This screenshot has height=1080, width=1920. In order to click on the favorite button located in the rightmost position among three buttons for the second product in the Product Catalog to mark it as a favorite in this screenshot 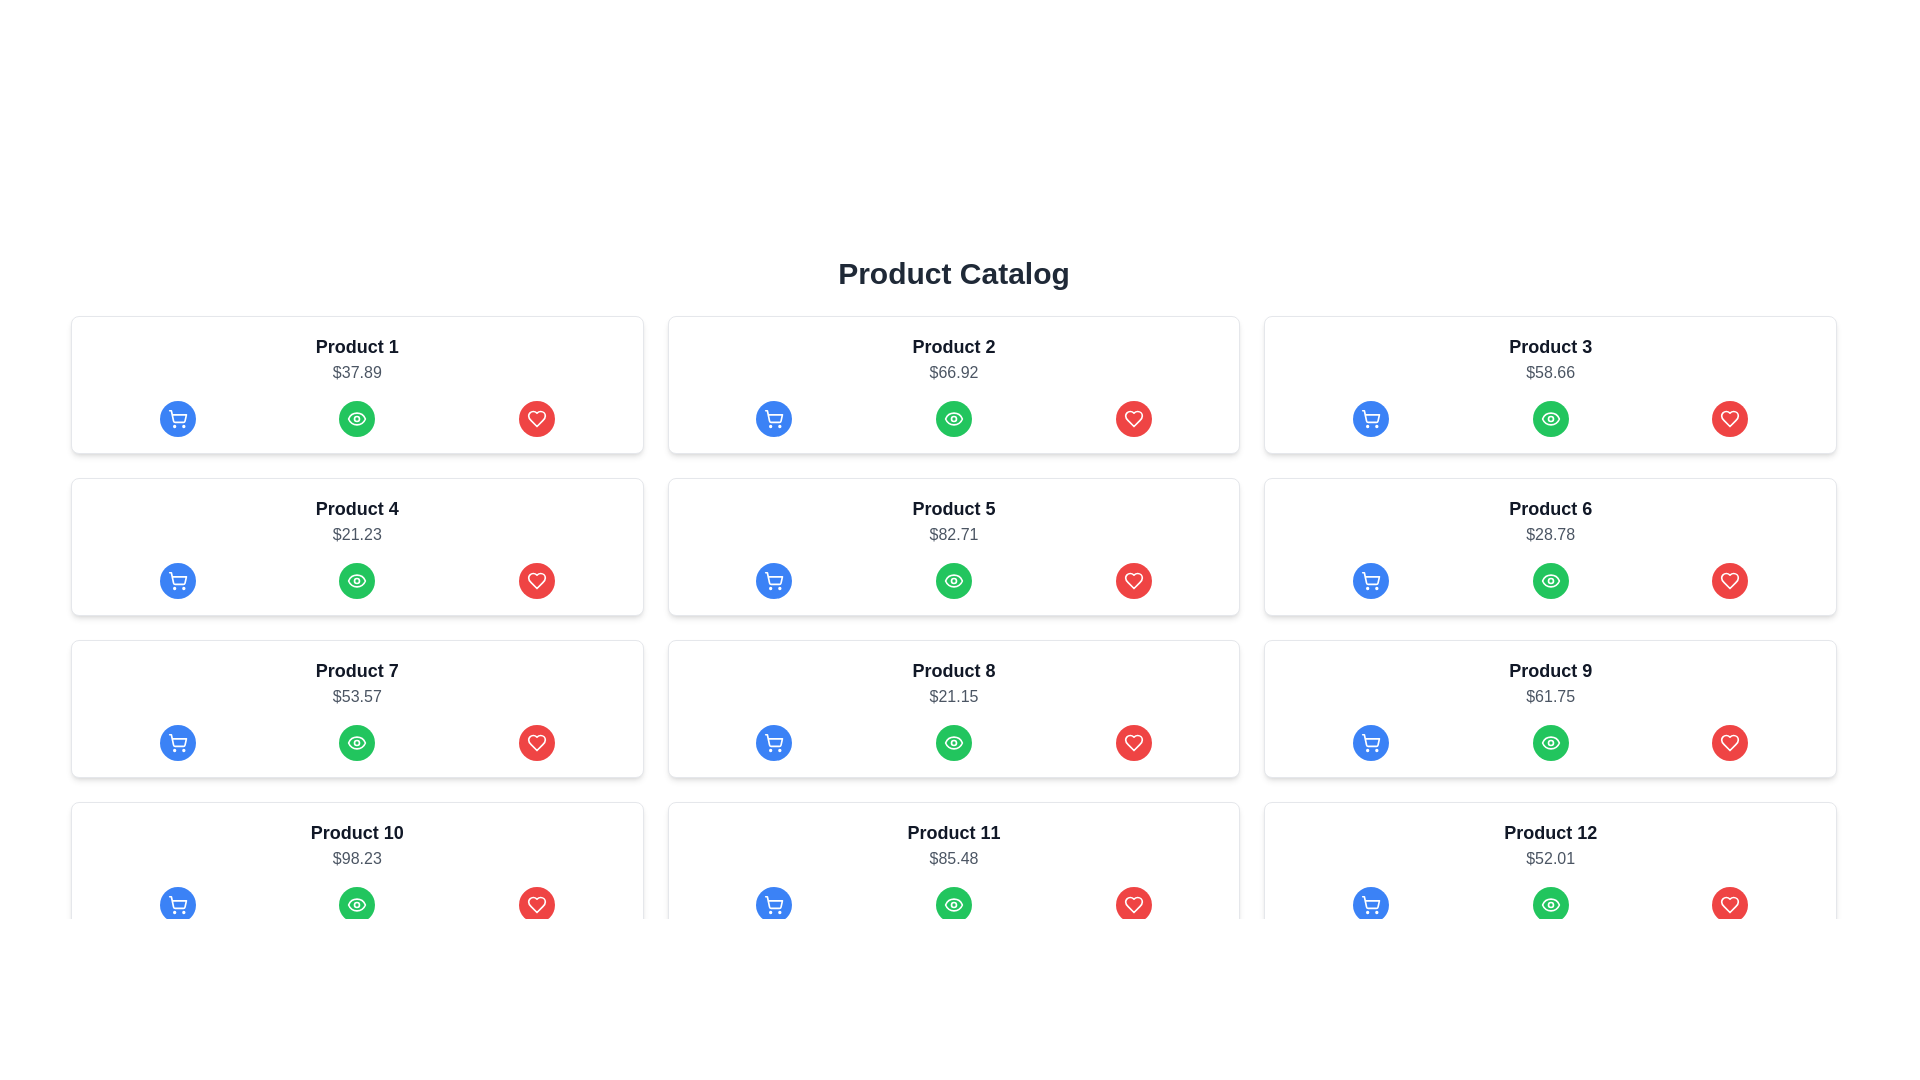, I will do `click(1133, 418)`.